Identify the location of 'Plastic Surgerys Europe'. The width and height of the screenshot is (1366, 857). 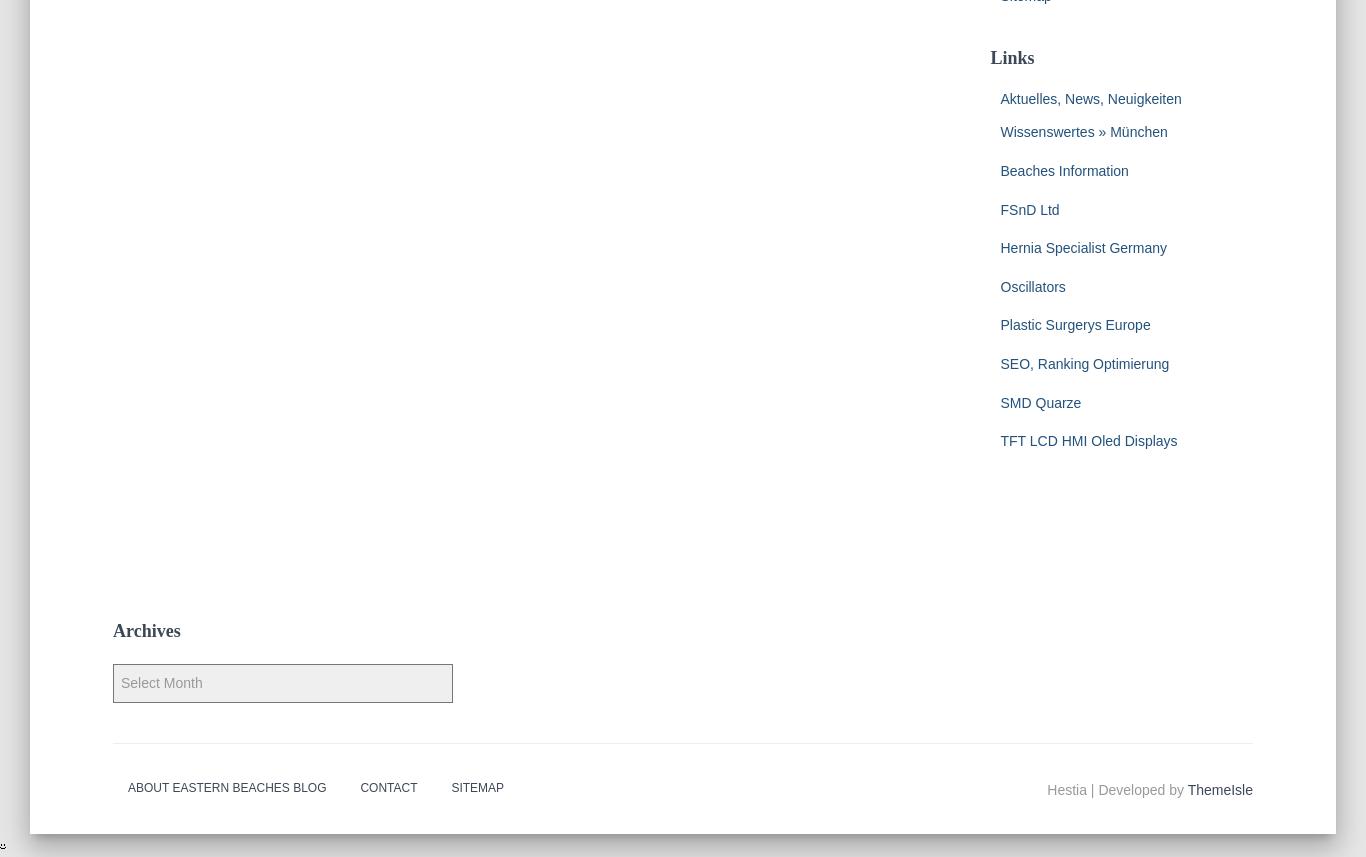
(1074, 324).